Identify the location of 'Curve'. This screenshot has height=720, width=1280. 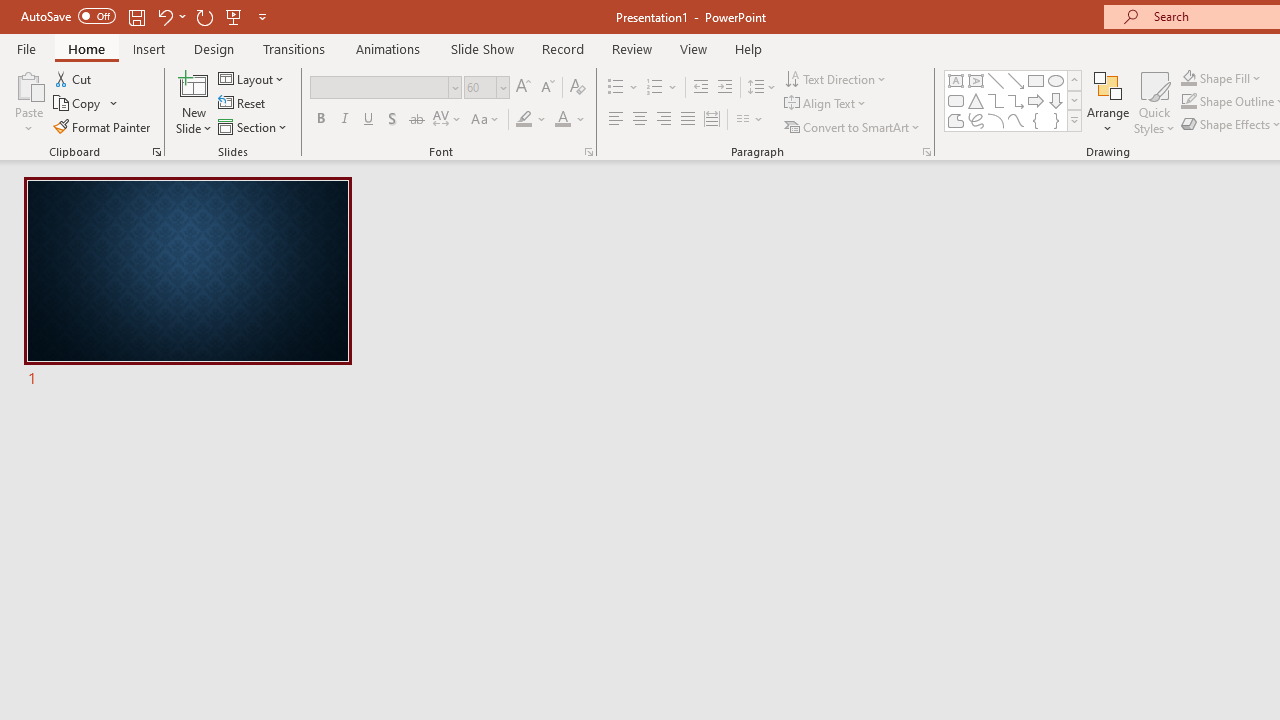
(1016, 120).